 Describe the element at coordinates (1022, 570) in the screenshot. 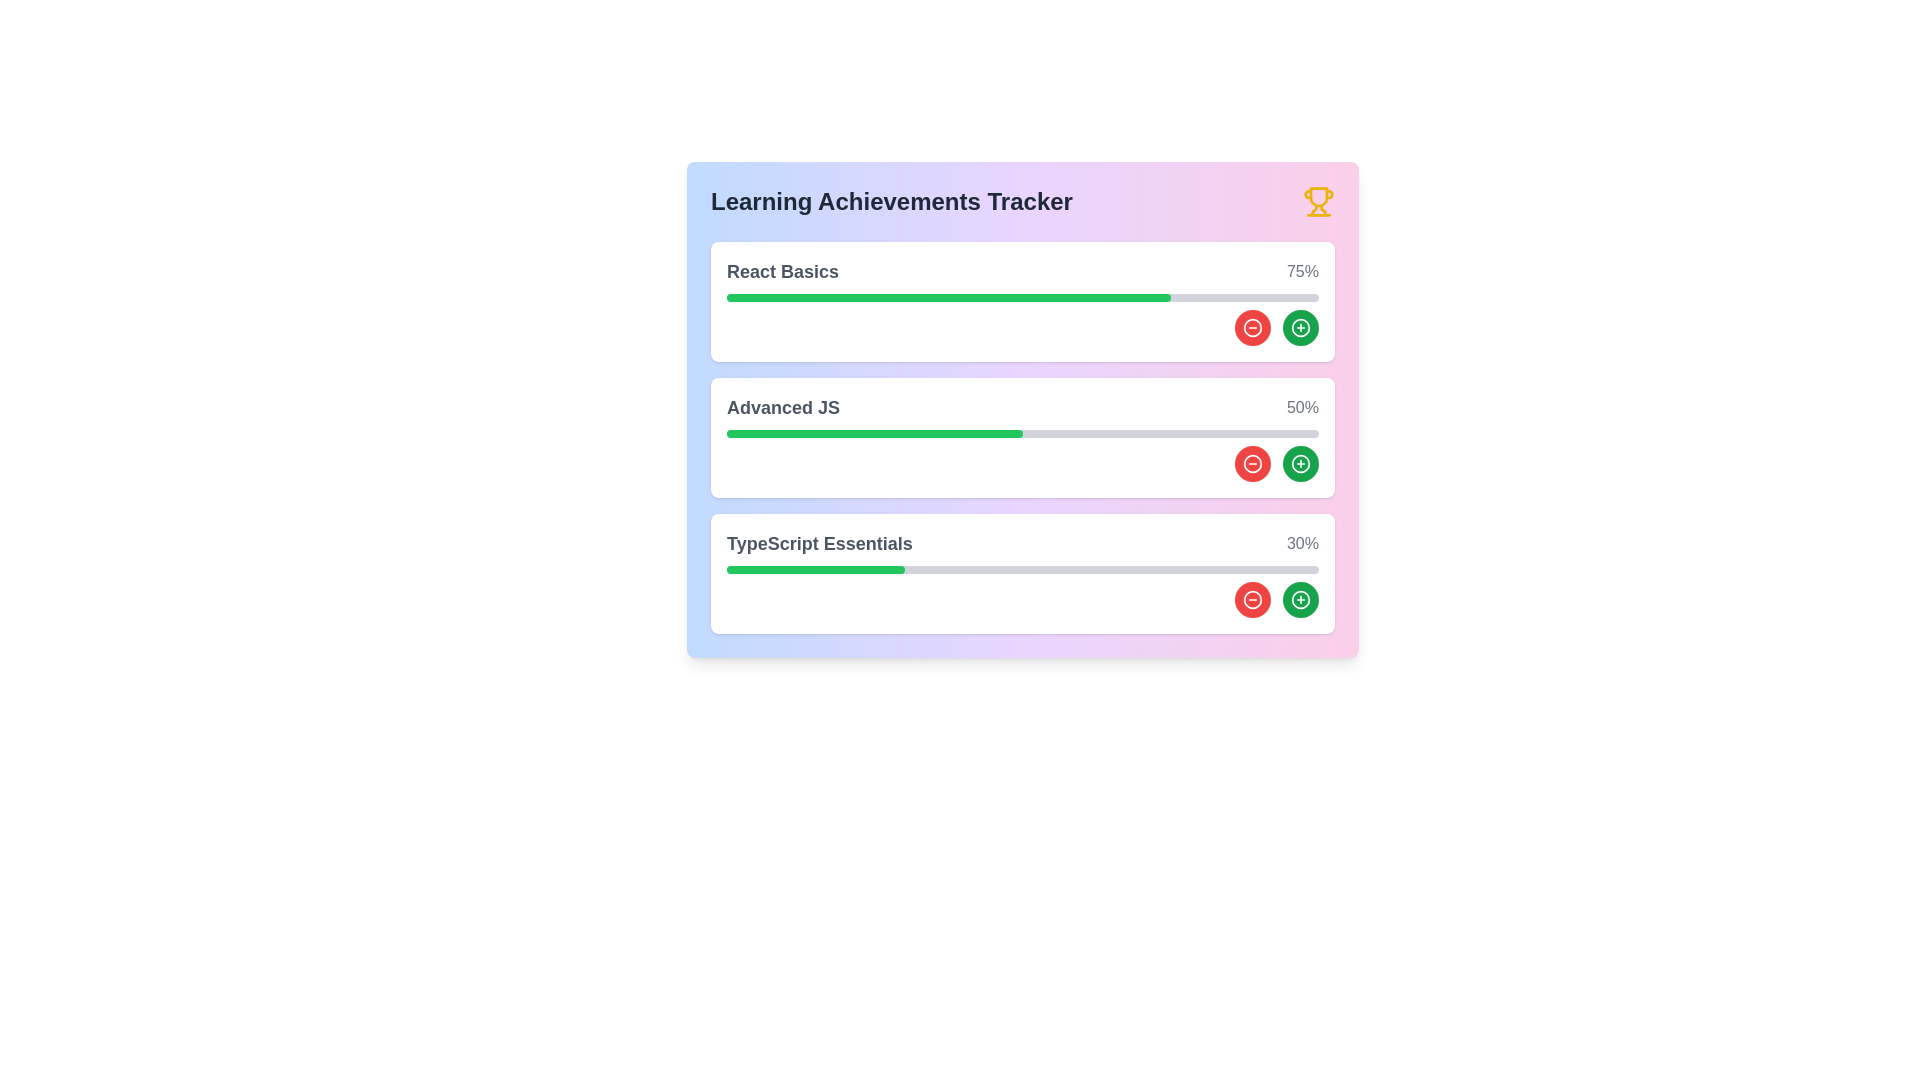

I see `the Progress Bar indicating 30% completion for the 'TypeScript Essentials' task, located beneath the 'TypeScript Essentials' heading and above the control buttons` at that location.